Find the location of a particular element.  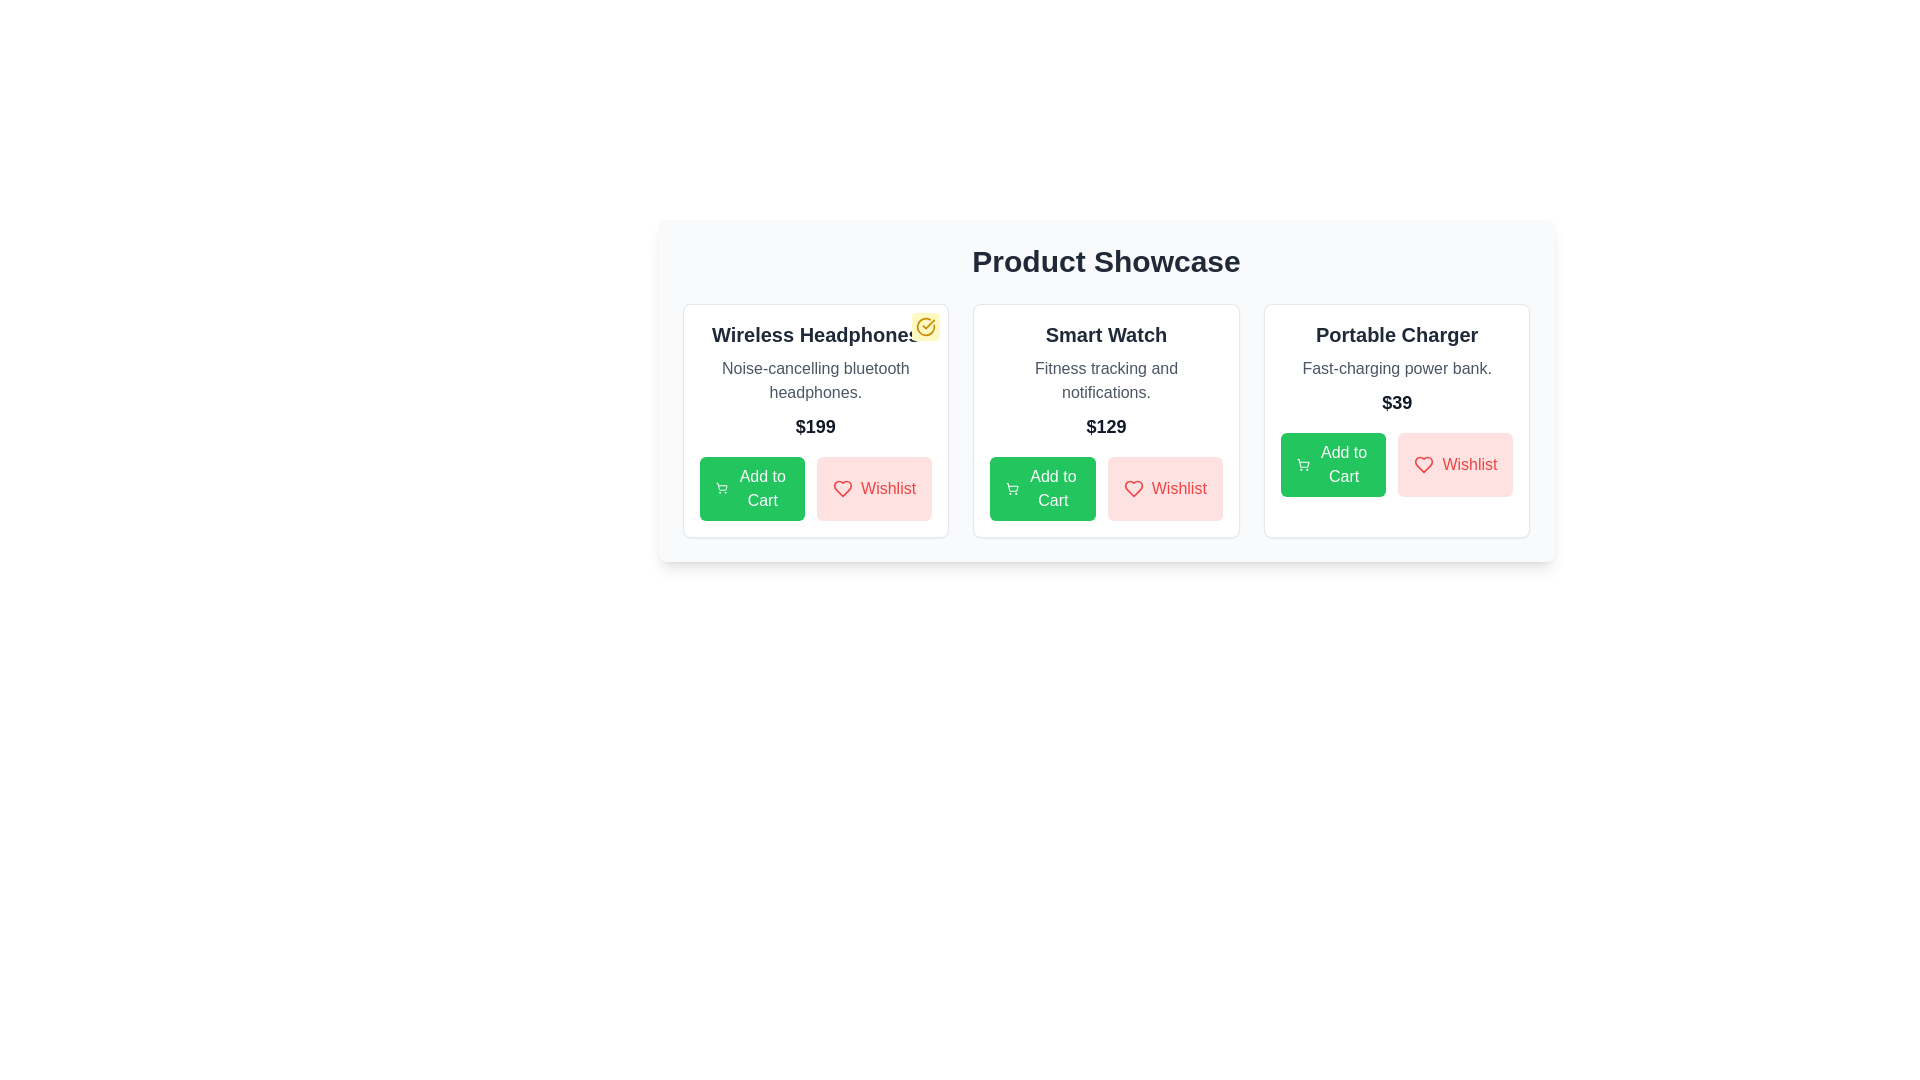

the 'Wishlist' button for the product Portable Charger is located at coordinates (1455, 465).